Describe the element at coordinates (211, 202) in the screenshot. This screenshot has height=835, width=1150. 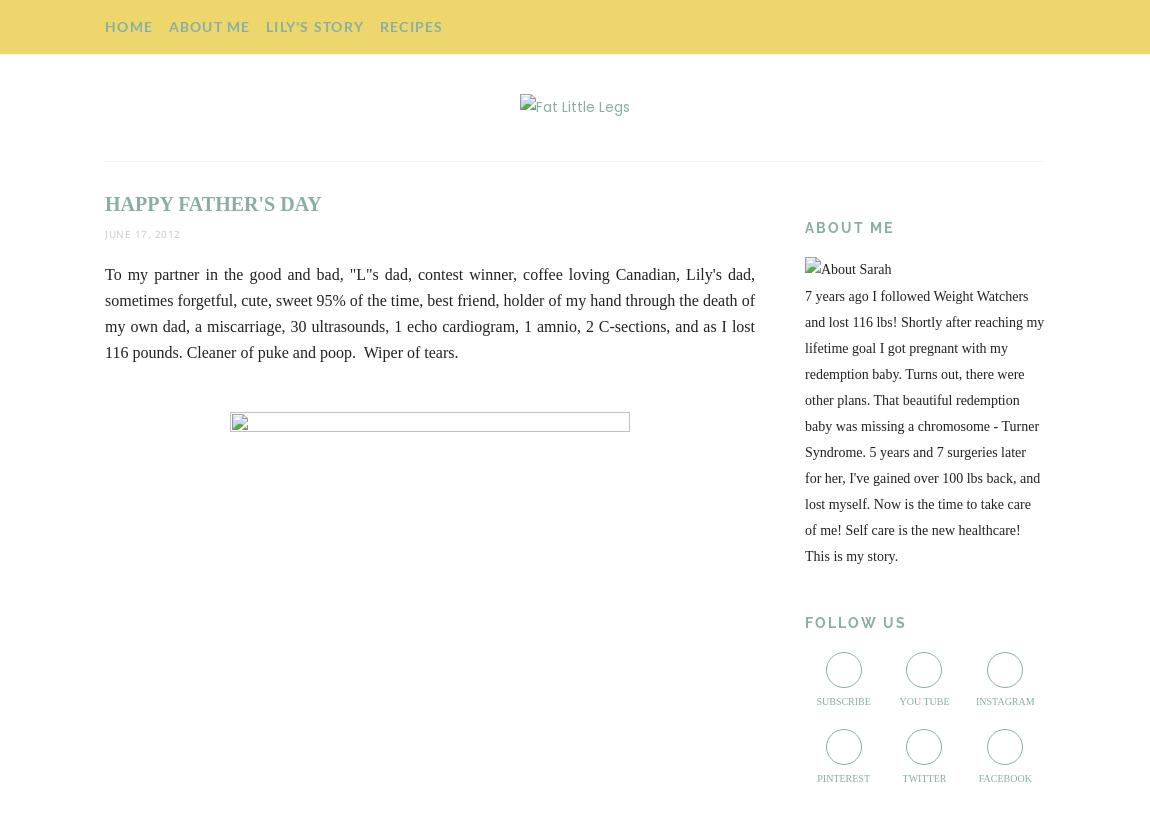
I see `'Happy Father's Day'` at that location.